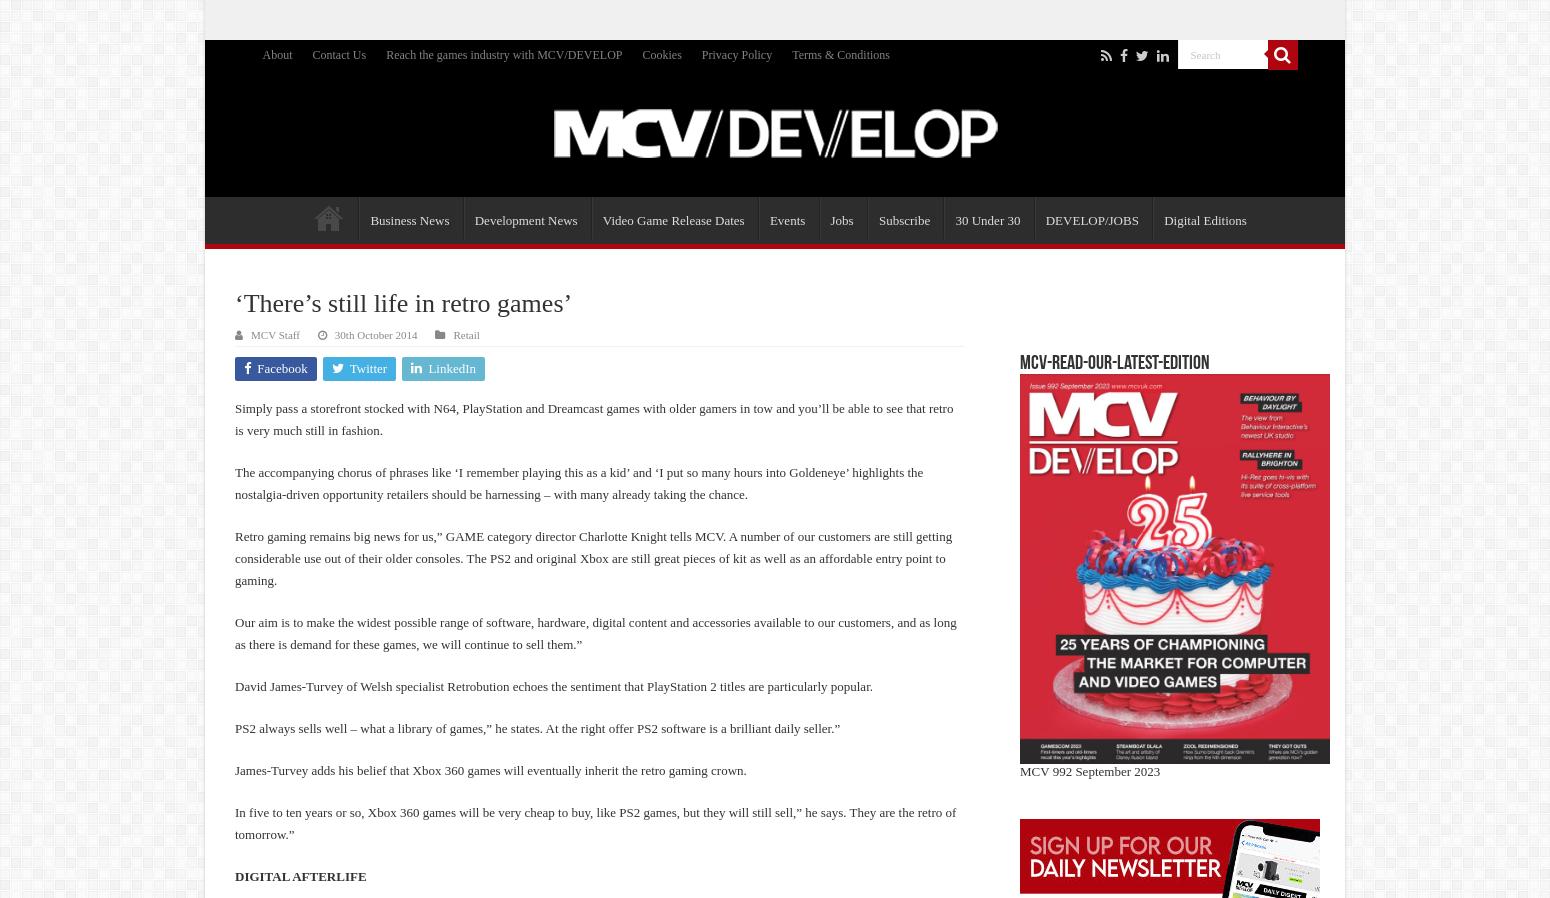 The width and height of the screenshot is (1550, 898). Describe the element at coordinates (903, 219) in the screenshot. I see `'Subscribe'` at that location.